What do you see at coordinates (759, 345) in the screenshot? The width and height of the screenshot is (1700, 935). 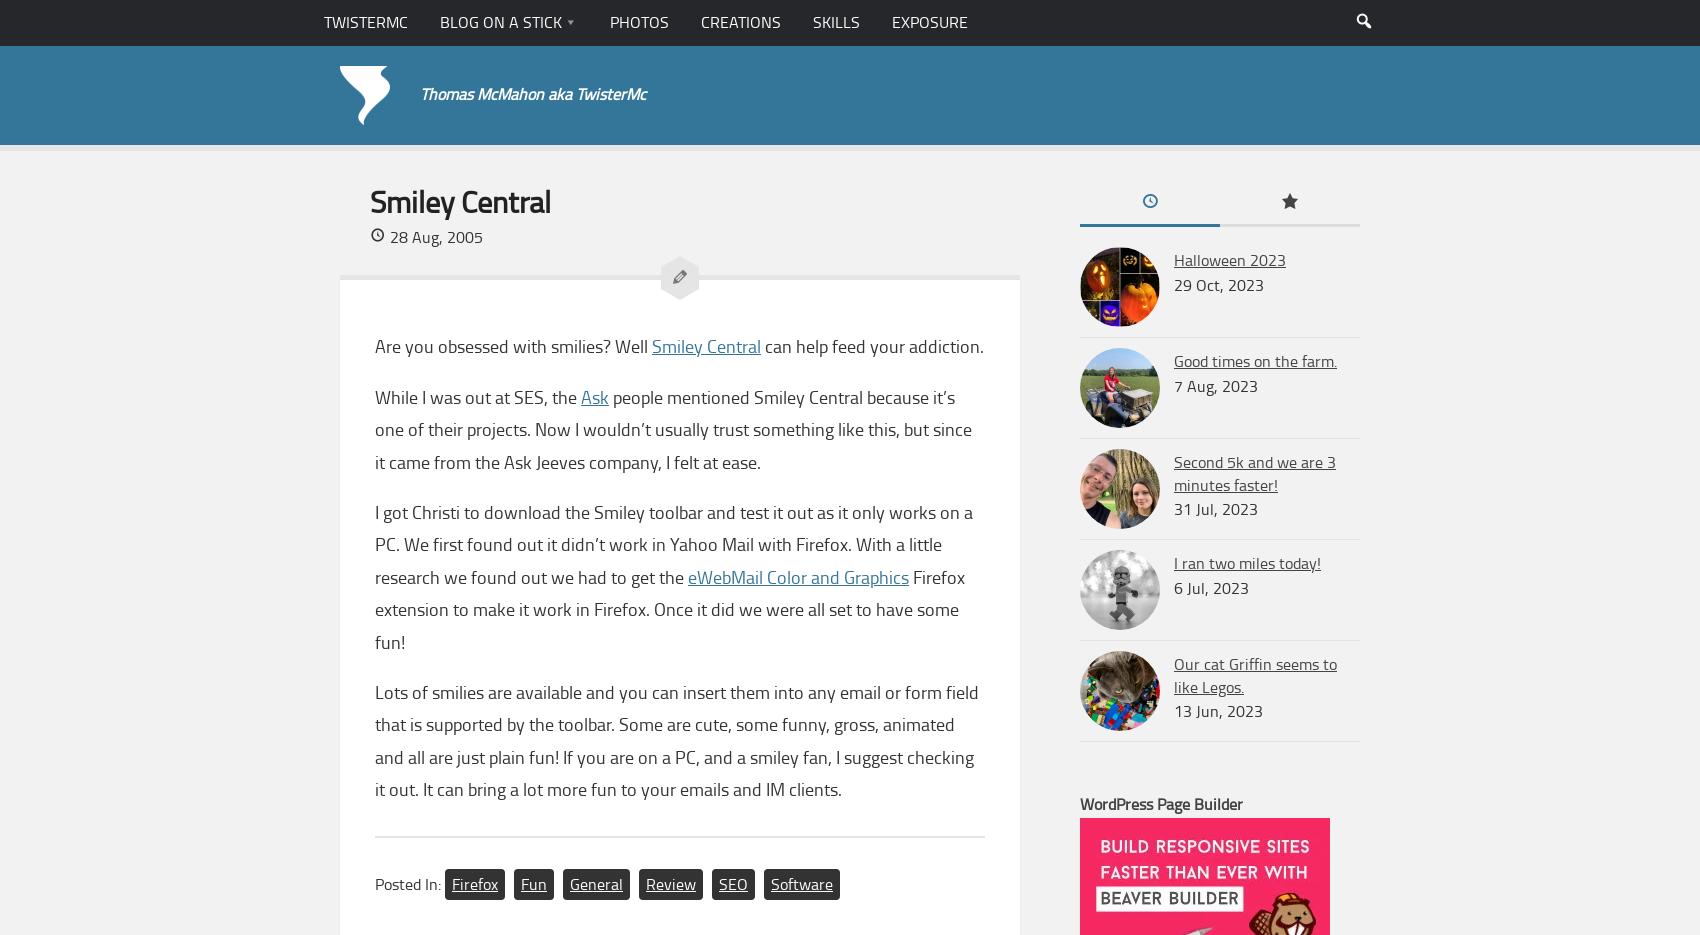 I see `'can help feed your addiction.'` at bounding box center [759, 345].